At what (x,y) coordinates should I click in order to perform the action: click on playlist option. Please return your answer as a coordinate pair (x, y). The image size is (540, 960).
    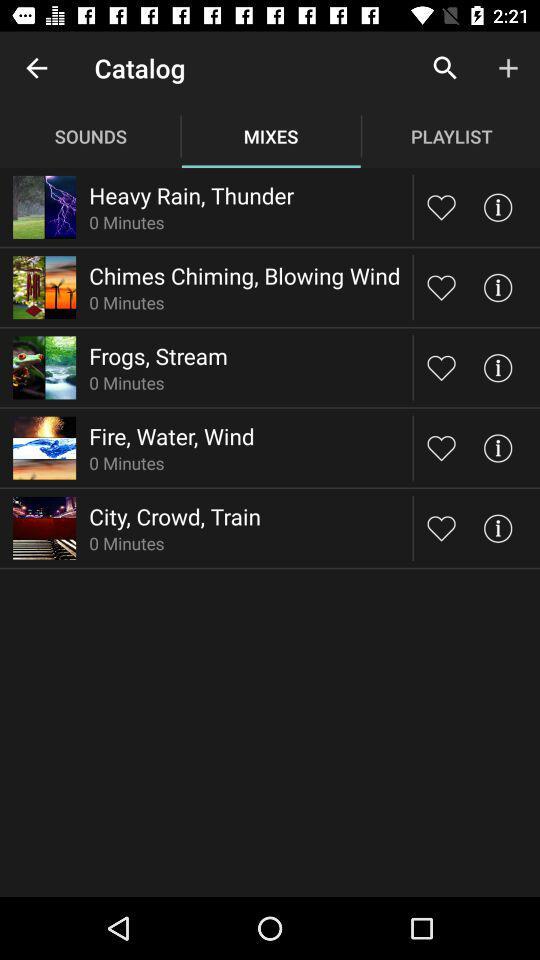
    Looking at the image, I should click on (441, 286).